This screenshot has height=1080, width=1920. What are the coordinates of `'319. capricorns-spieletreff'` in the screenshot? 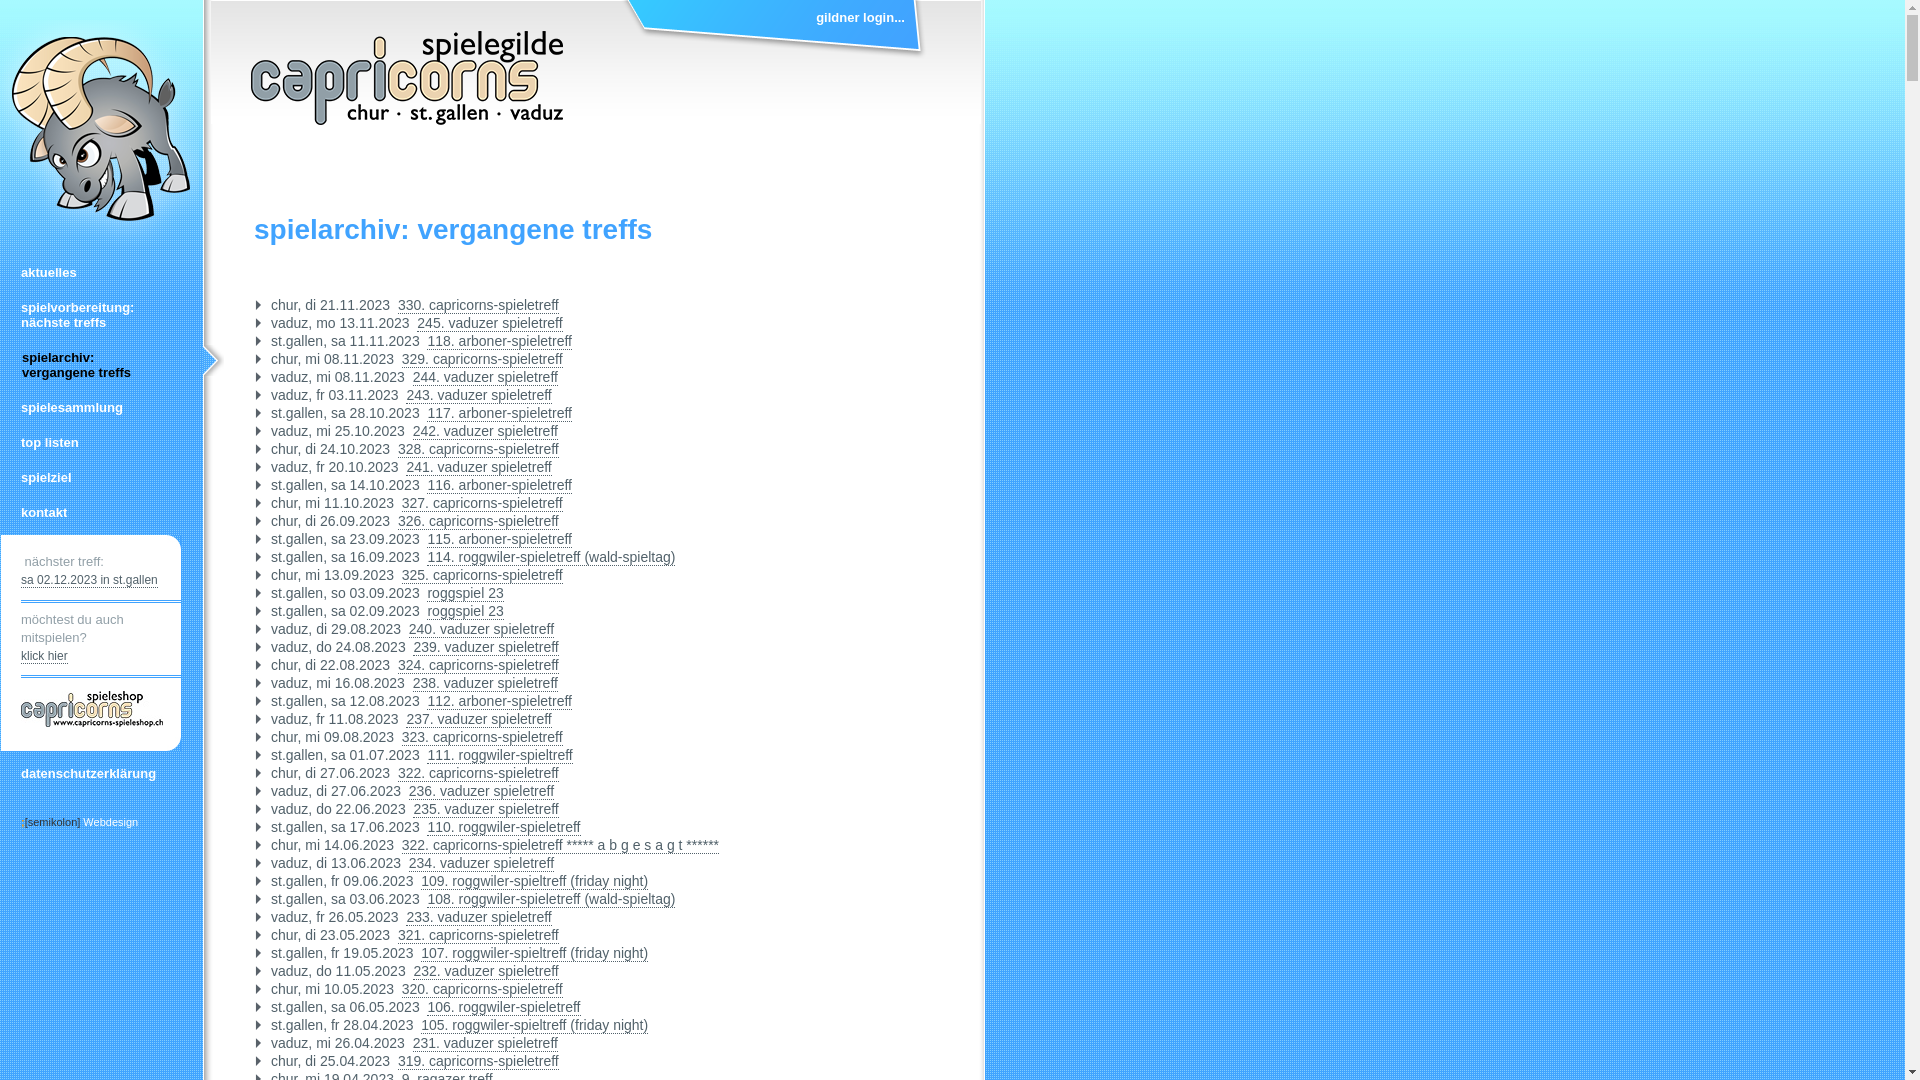 It's located at (477, 1060).